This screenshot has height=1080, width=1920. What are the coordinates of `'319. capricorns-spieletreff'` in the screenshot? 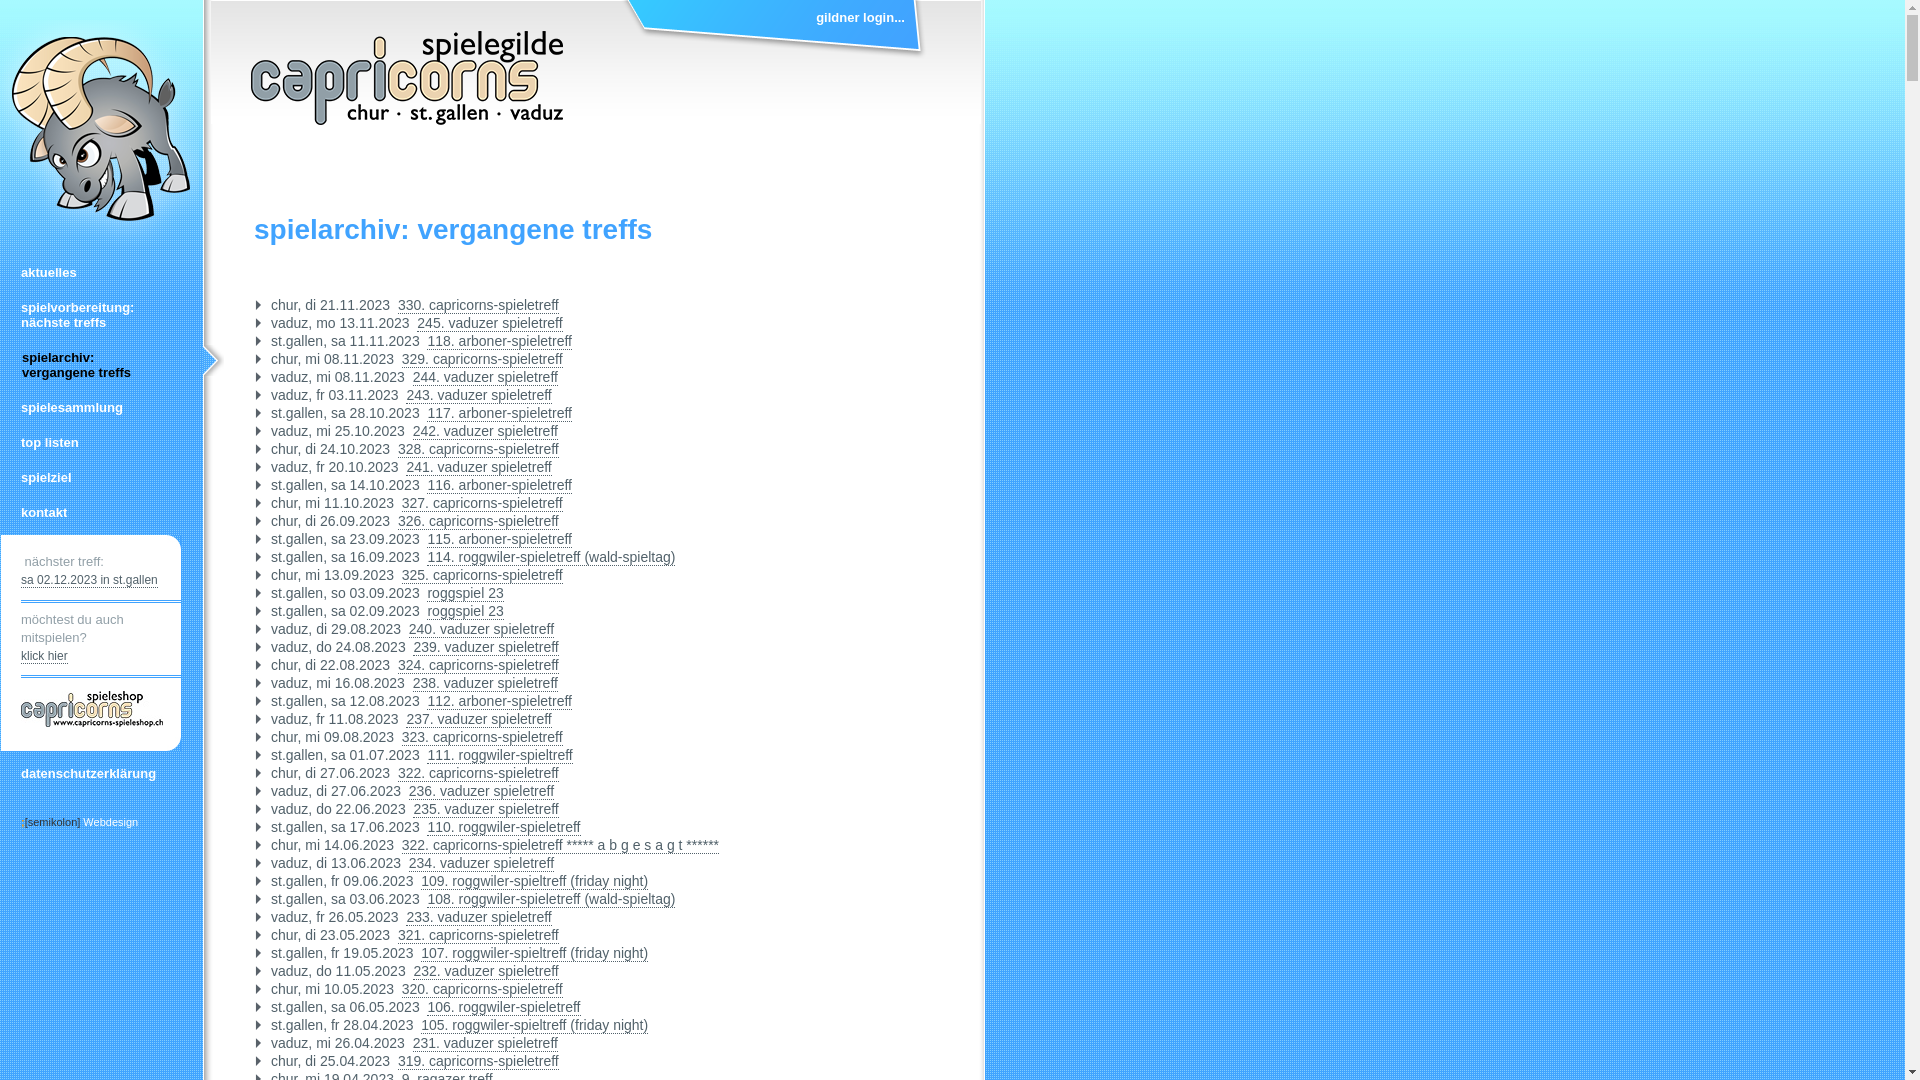 It's located at (477, 1060).